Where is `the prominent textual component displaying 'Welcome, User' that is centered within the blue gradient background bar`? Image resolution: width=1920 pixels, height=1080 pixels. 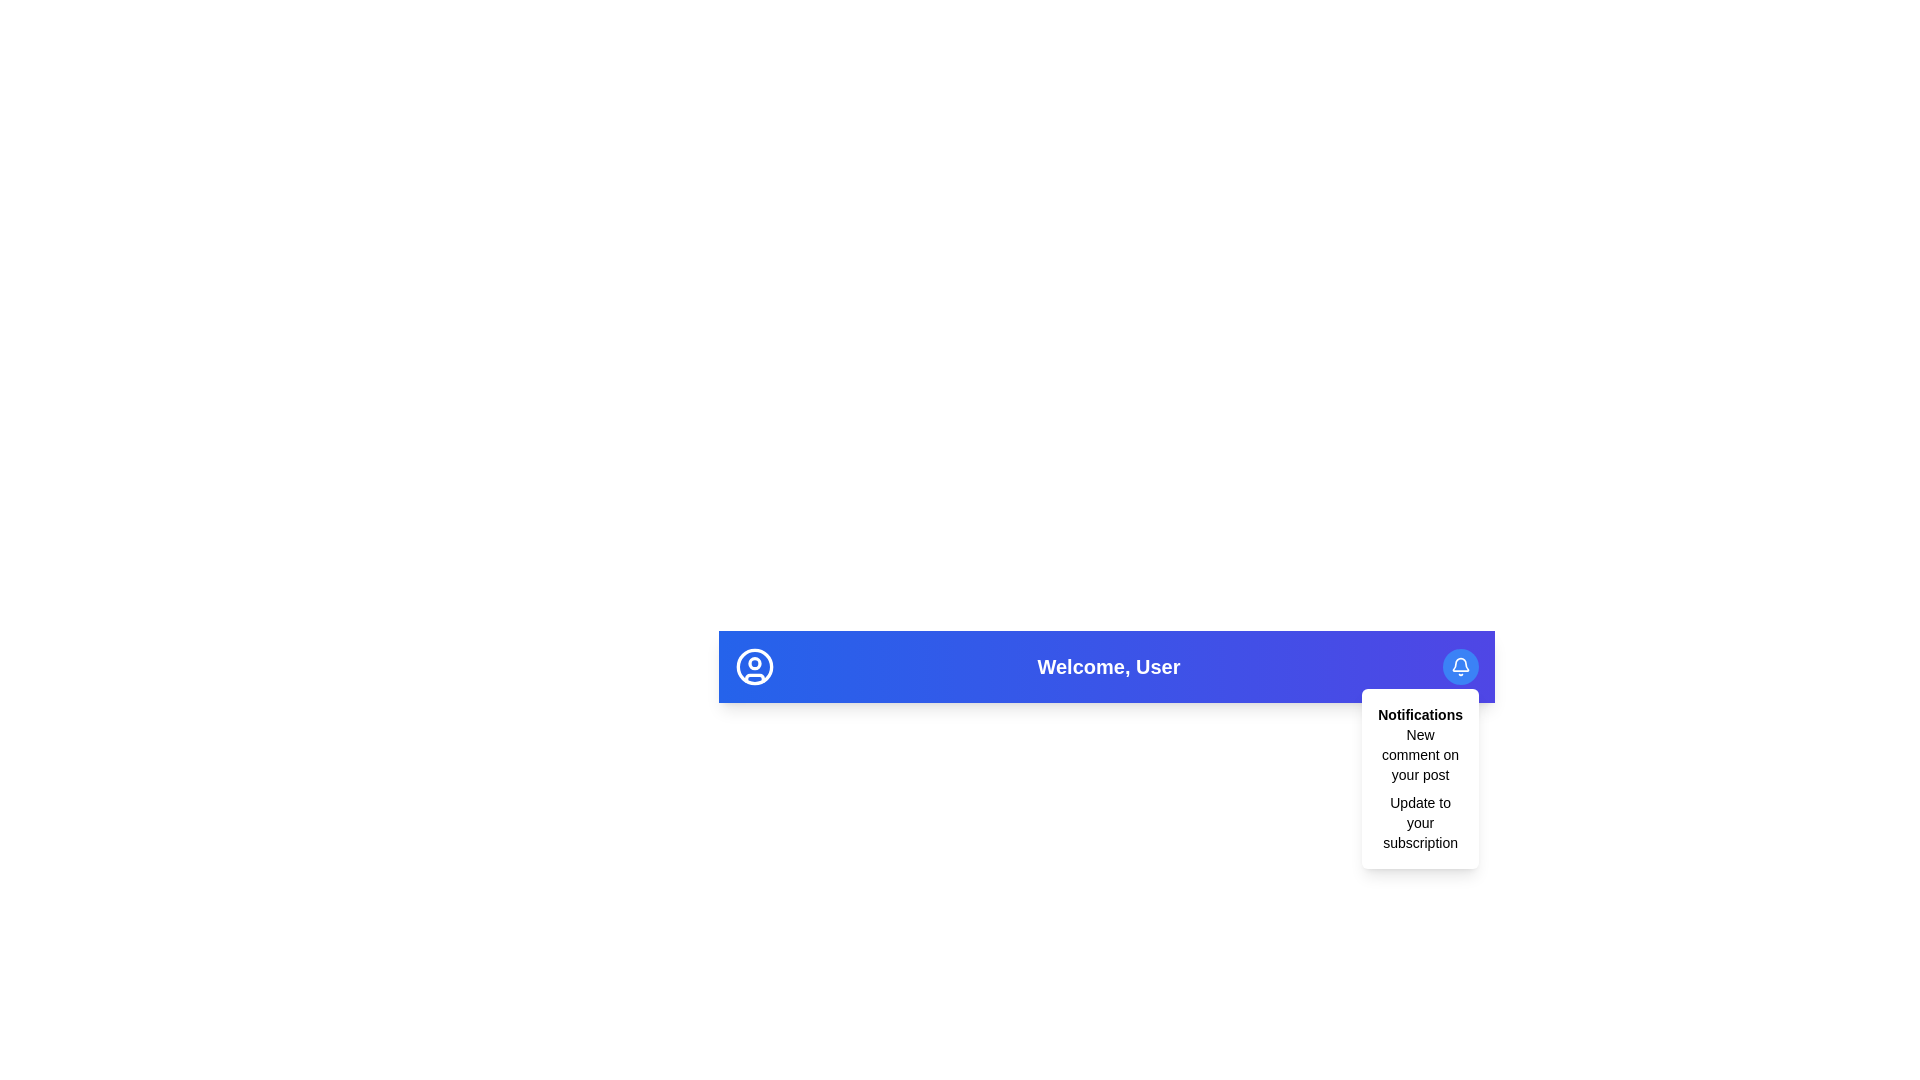 the prominent textual component displaying 'Welcome, User' that is centered within the blue gradient background bar is located at coordinates (1106, 667).